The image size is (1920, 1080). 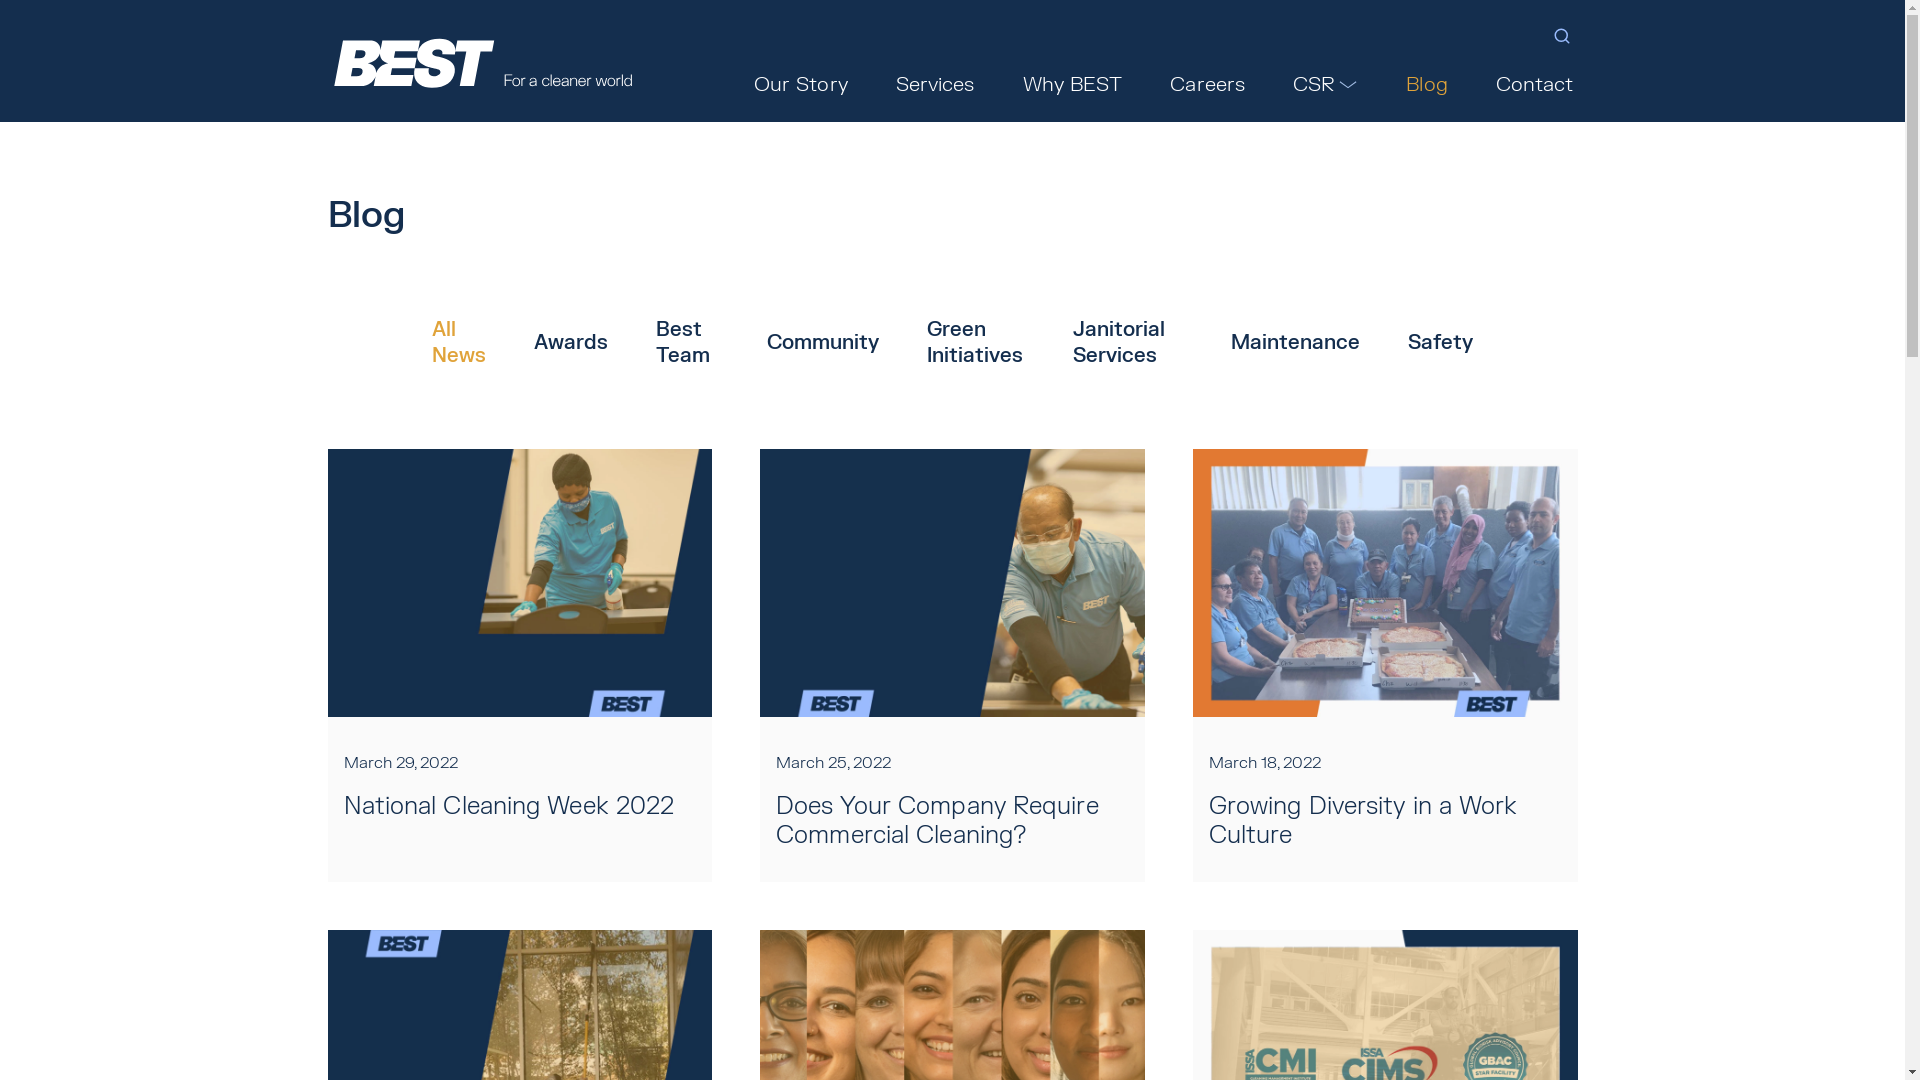 I want to click on 'Our Story', so click(x=801, y=83).